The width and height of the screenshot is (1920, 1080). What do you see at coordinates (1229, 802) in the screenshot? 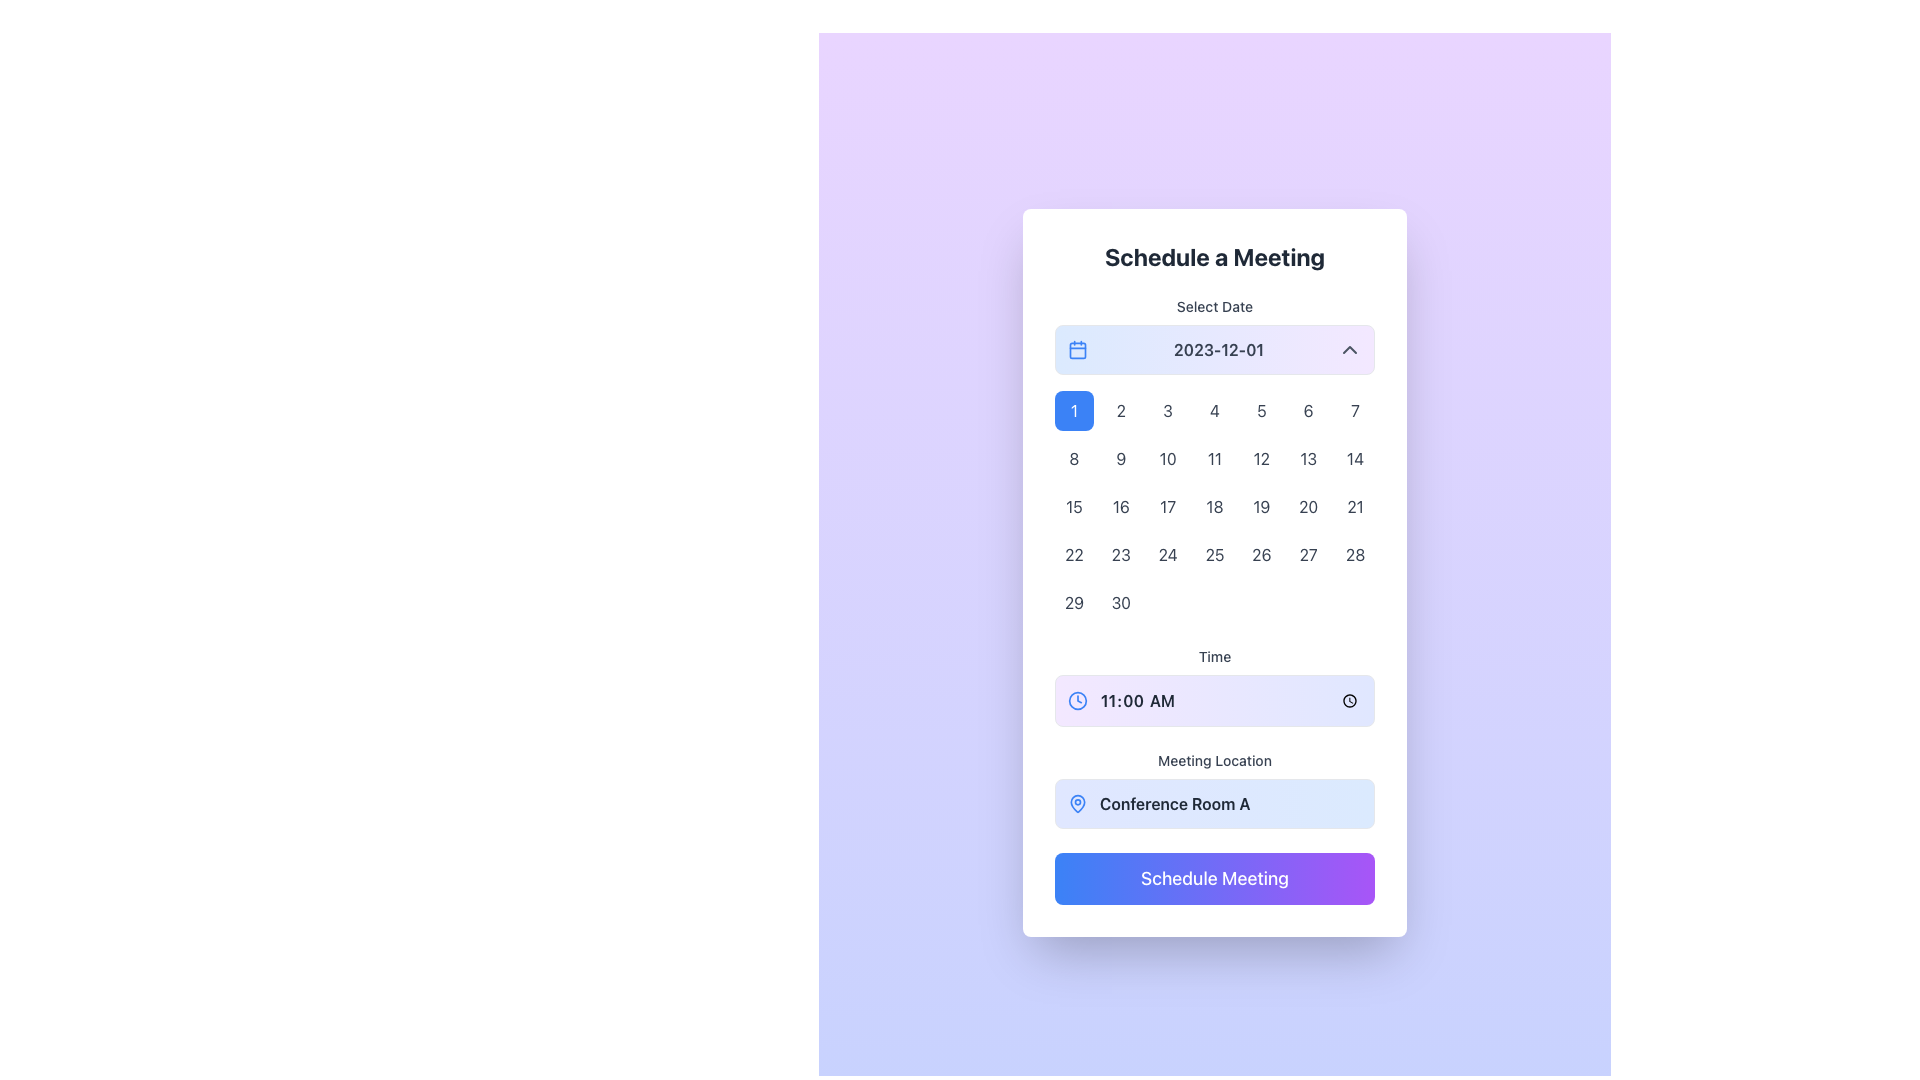
I see `on the text input field with placeholder text 'Enter location' and prefilled value 'Conference Room A'` at bounding box center [1229, 802].